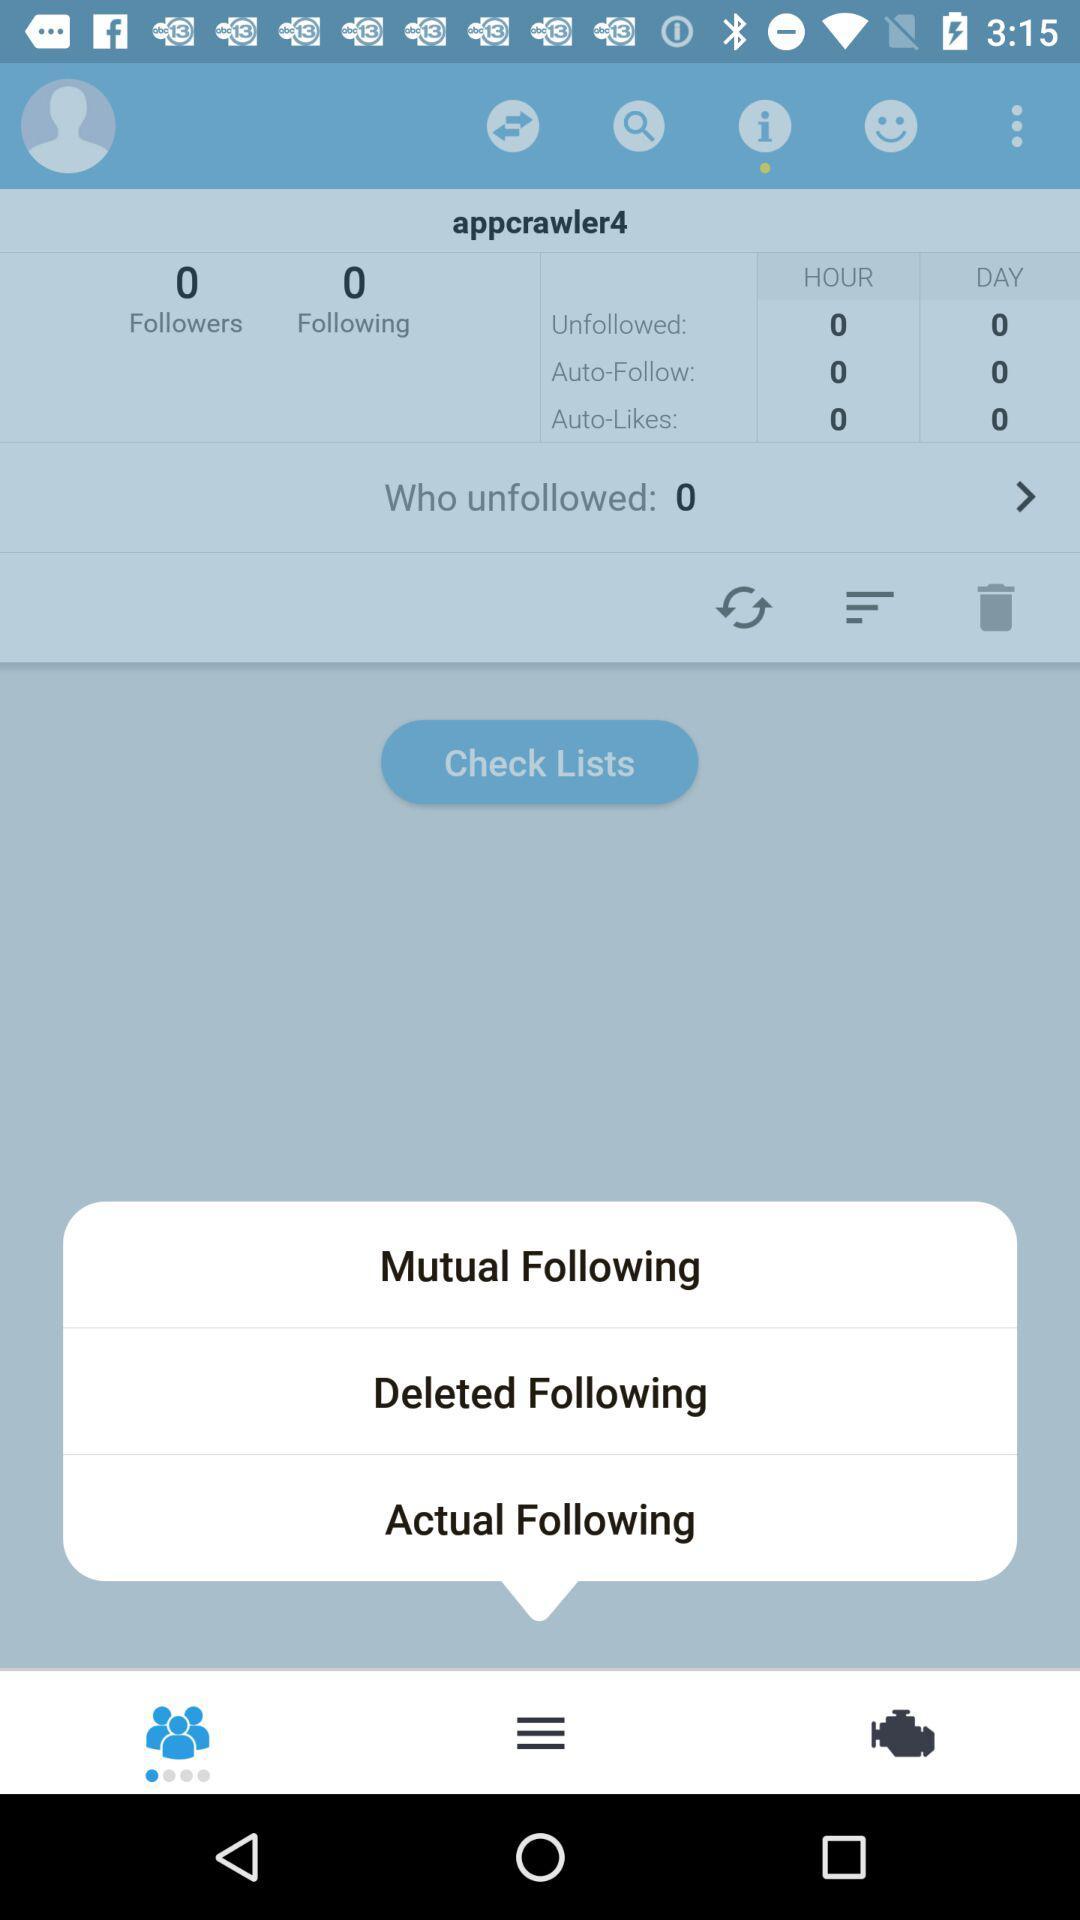 This screenshot has height=1920, width=1080. Describe the element at coordinates (67, 124) in the screenshot. I see `profile` at that location.